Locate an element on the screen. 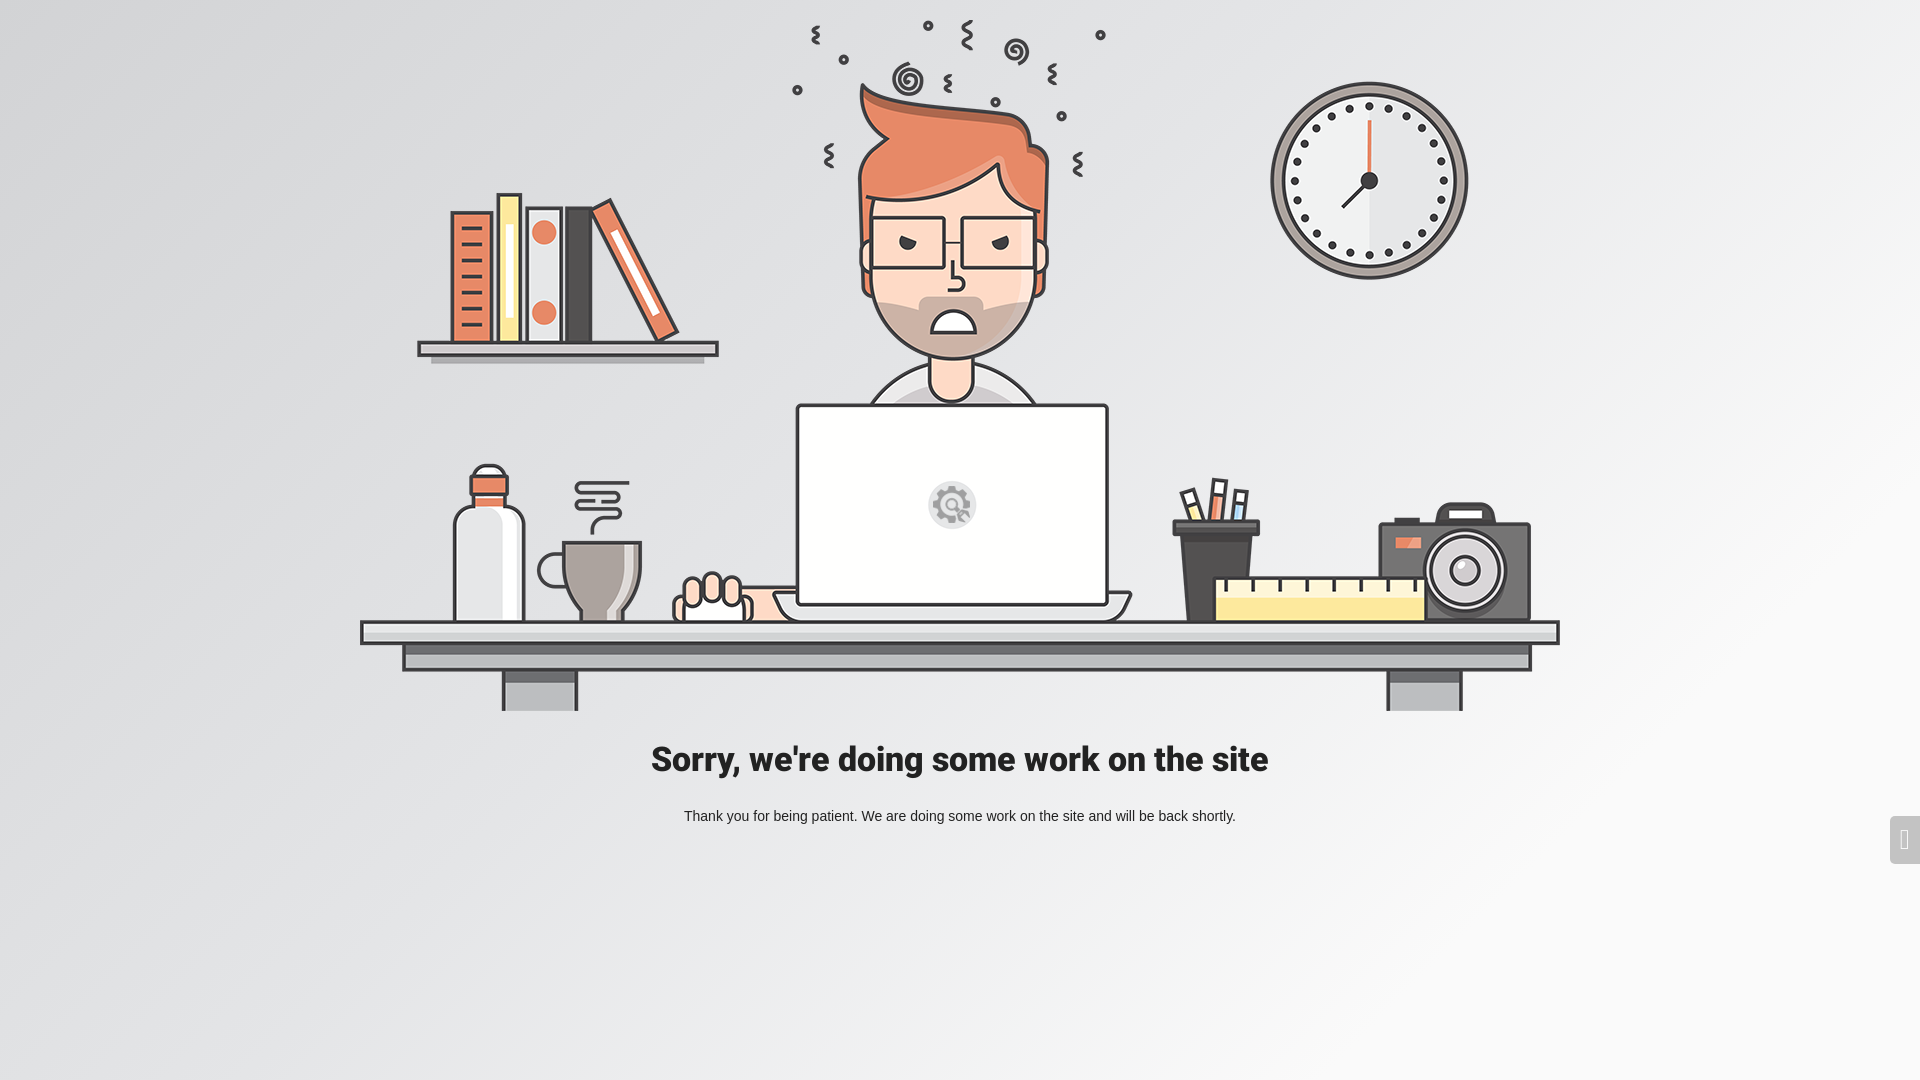 This screenshot has width=1920, height=1080. 'Mad Designer at work' is located at coordinates (960, 365).